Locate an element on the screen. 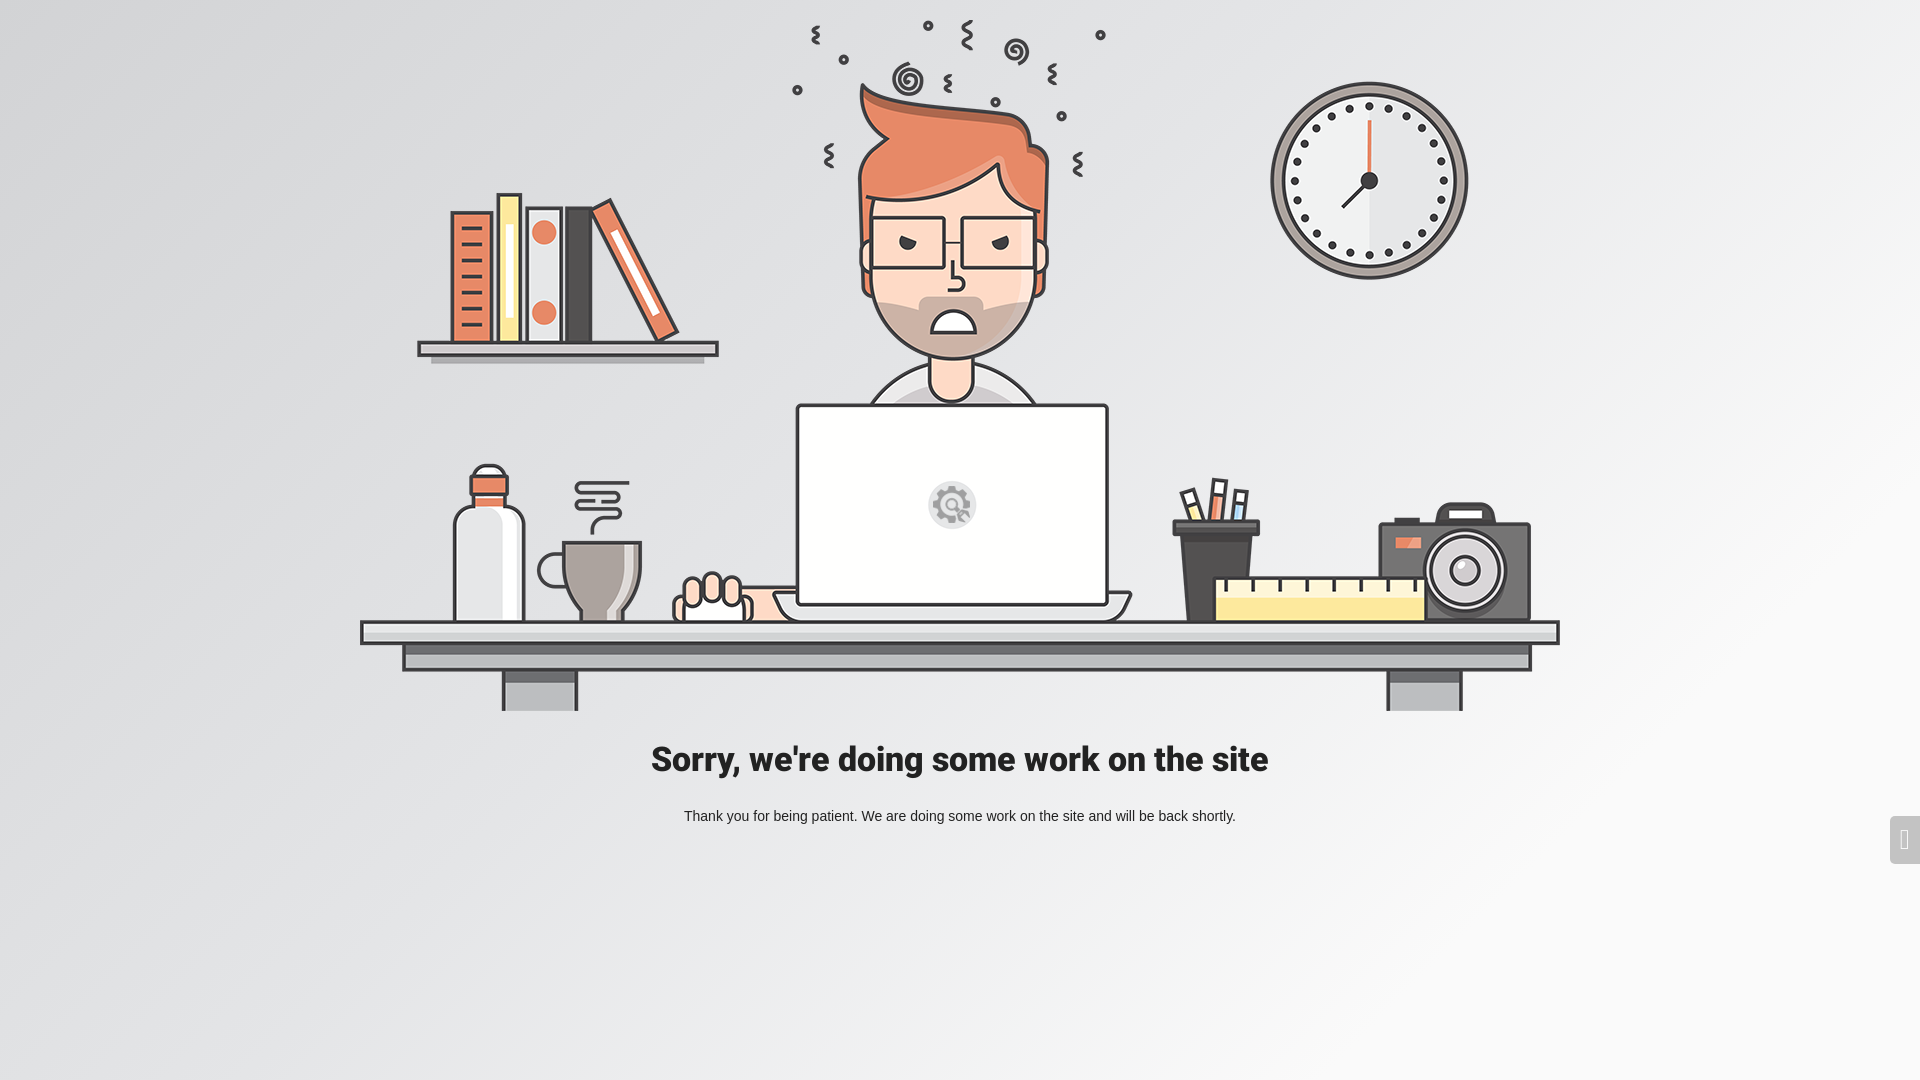 This screenshot has width=1920, height=1080. 'Mad Designer at work' is located at coordinates (960, 365).